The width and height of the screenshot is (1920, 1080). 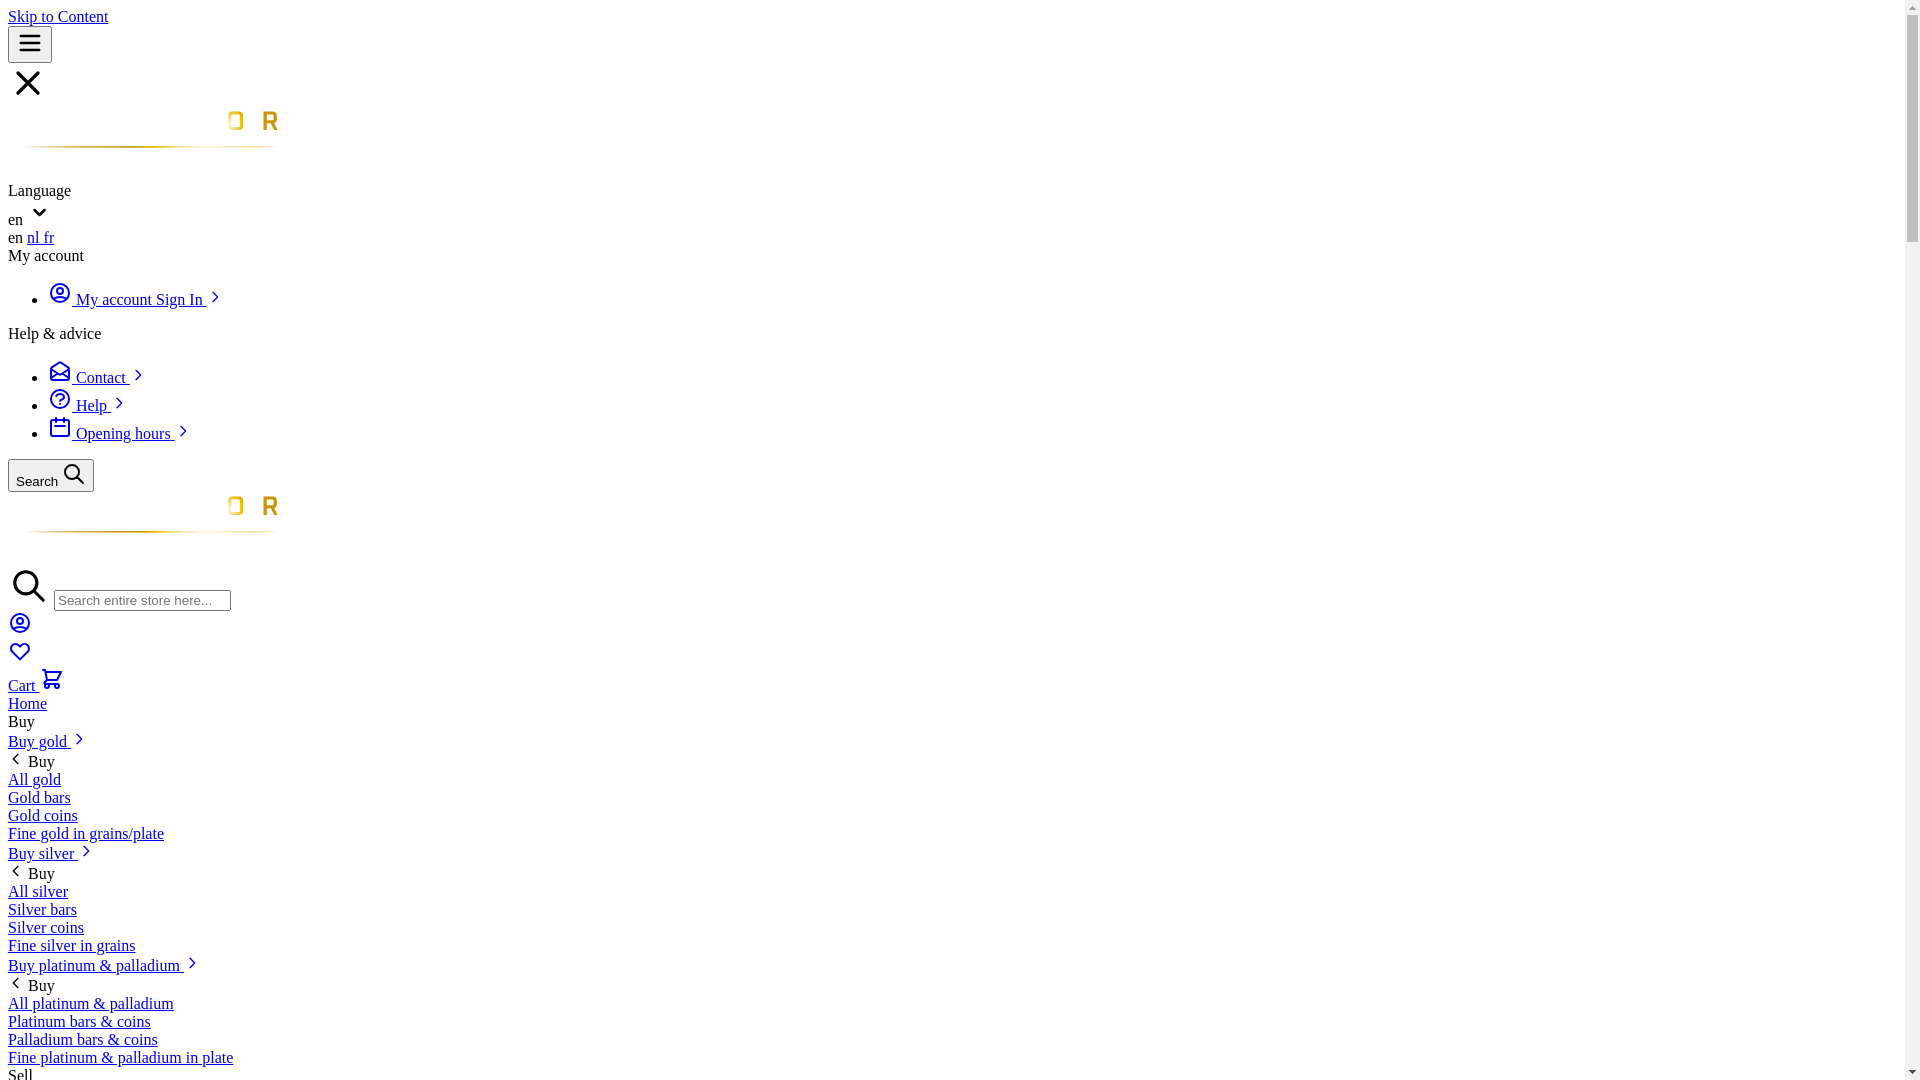 What do you see at coordinates (34, 778) in the screenshot?
I see `'All gold'` at bounding box center [34, 778].